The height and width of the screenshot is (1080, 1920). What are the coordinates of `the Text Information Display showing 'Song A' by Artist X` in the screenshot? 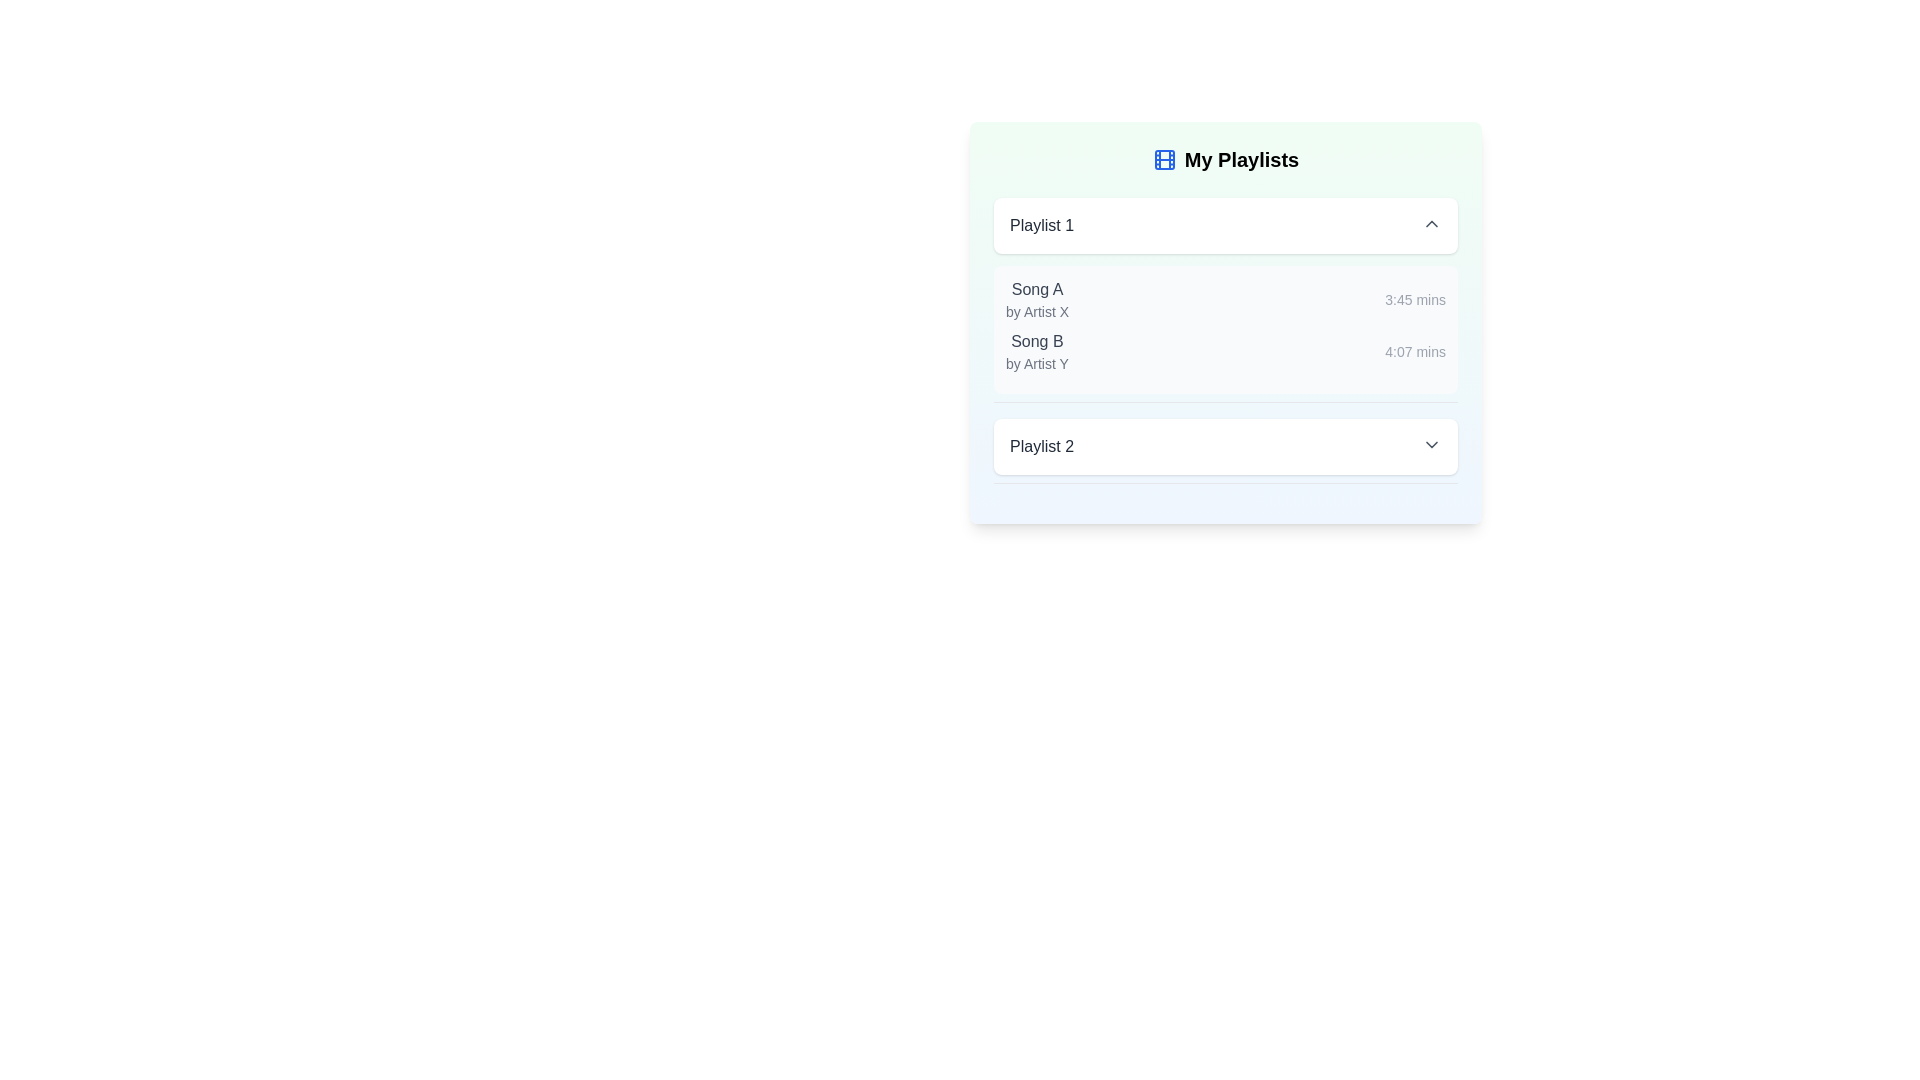 It's located at (1037, 300).